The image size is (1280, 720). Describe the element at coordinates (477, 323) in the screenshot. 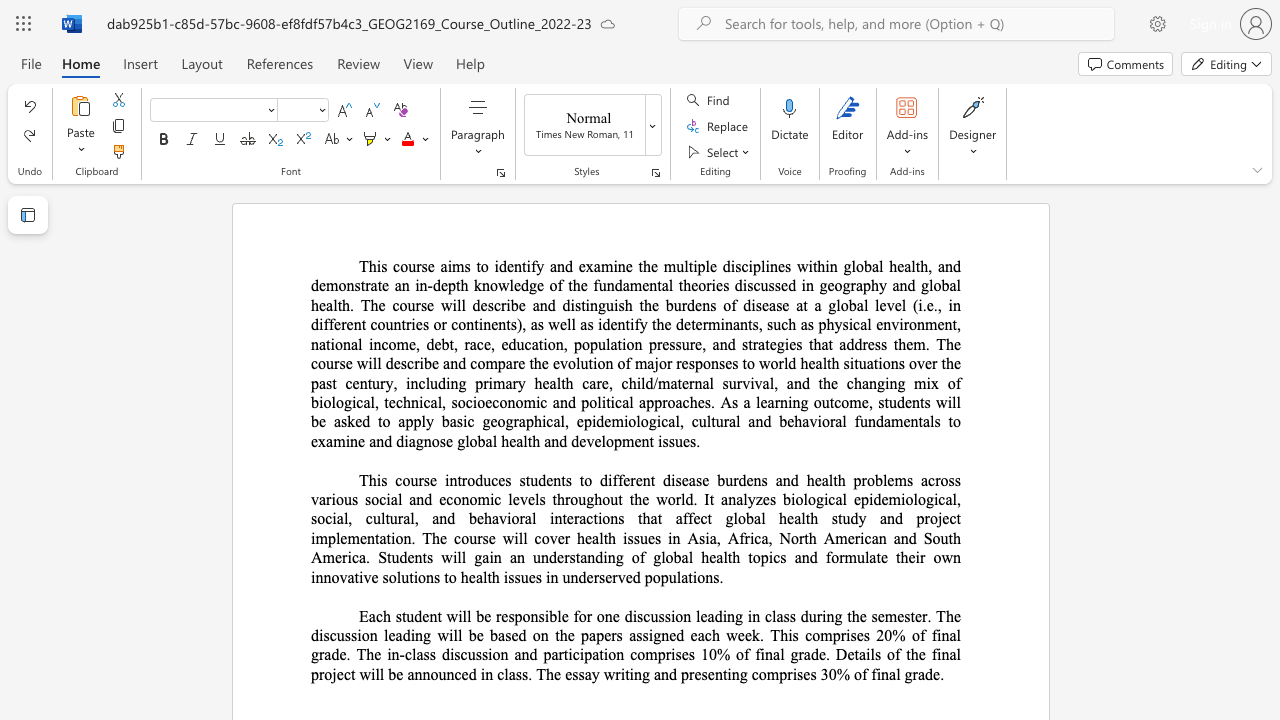

I see `the subset text "inent" within the text "continents"` at that location.